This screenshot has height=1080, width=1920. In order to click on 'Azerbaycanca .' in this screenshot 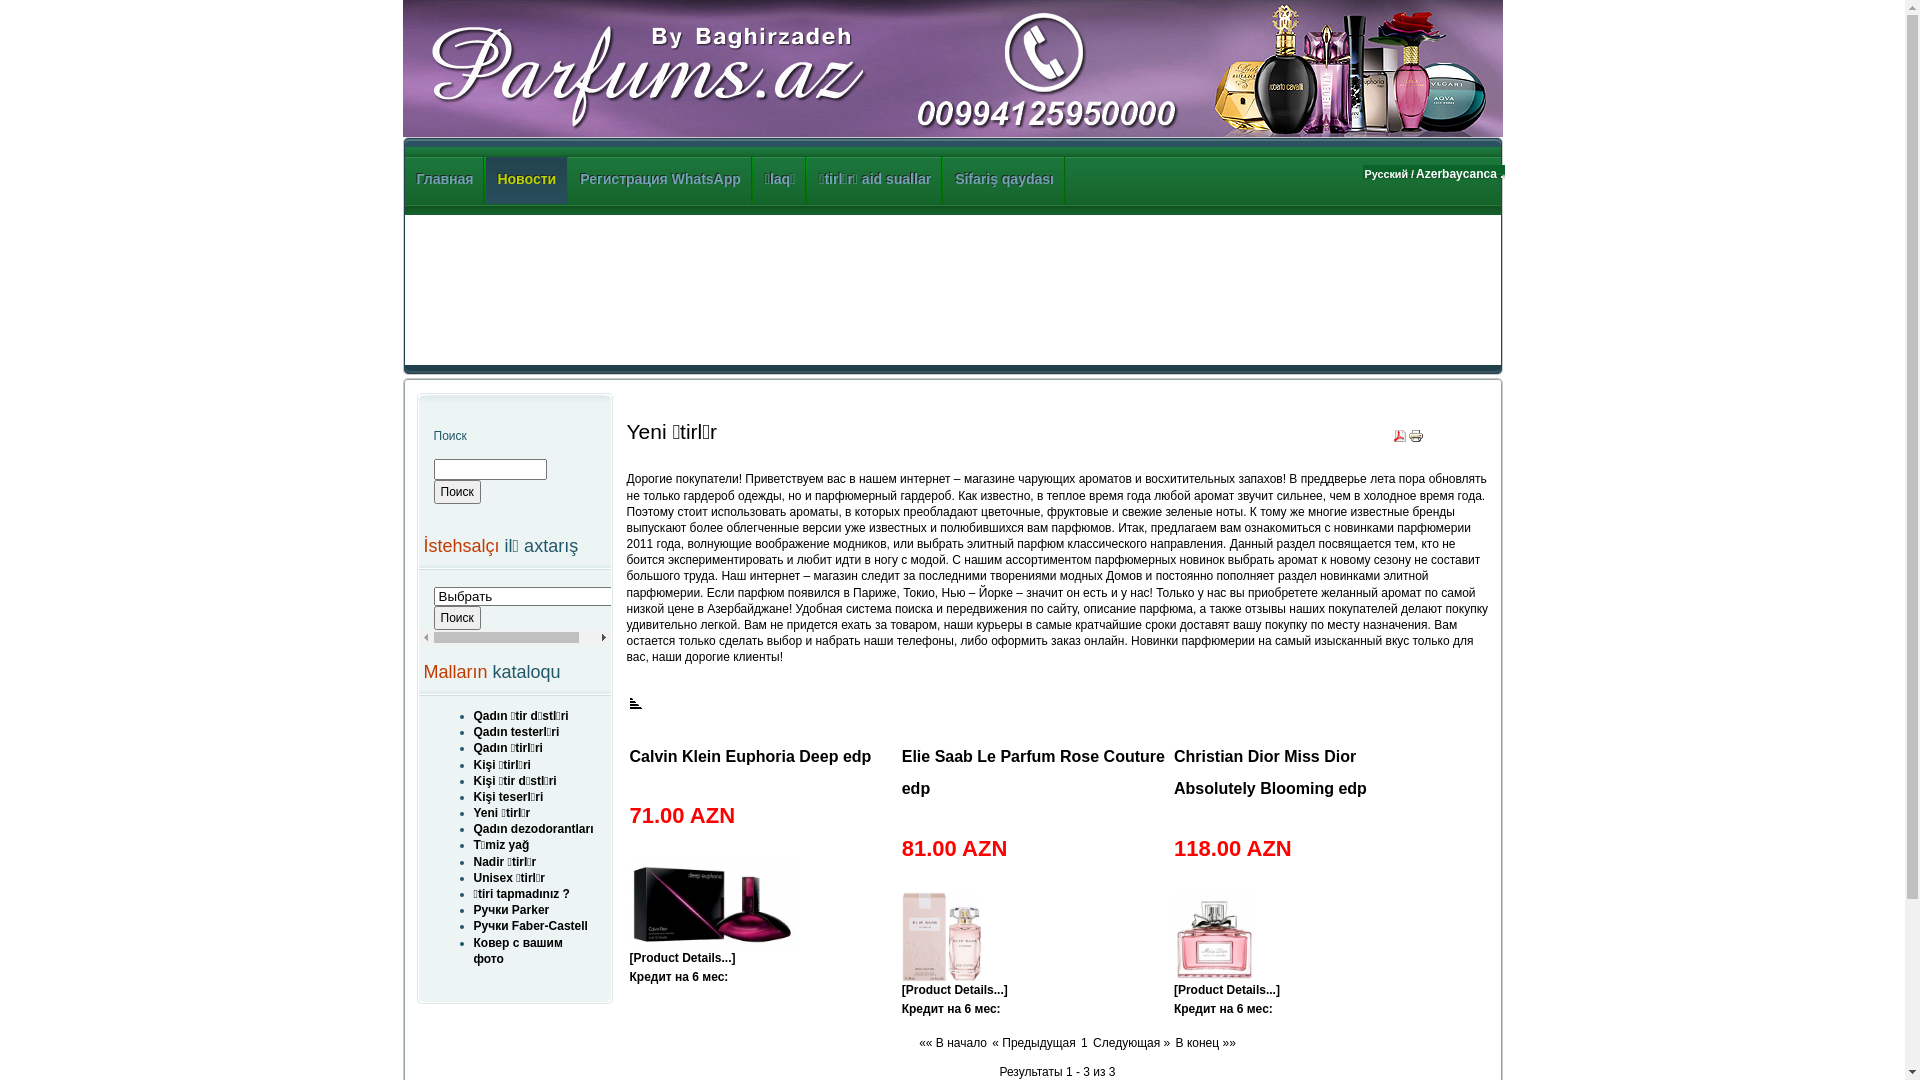, I will do `click(1459, 172)`.